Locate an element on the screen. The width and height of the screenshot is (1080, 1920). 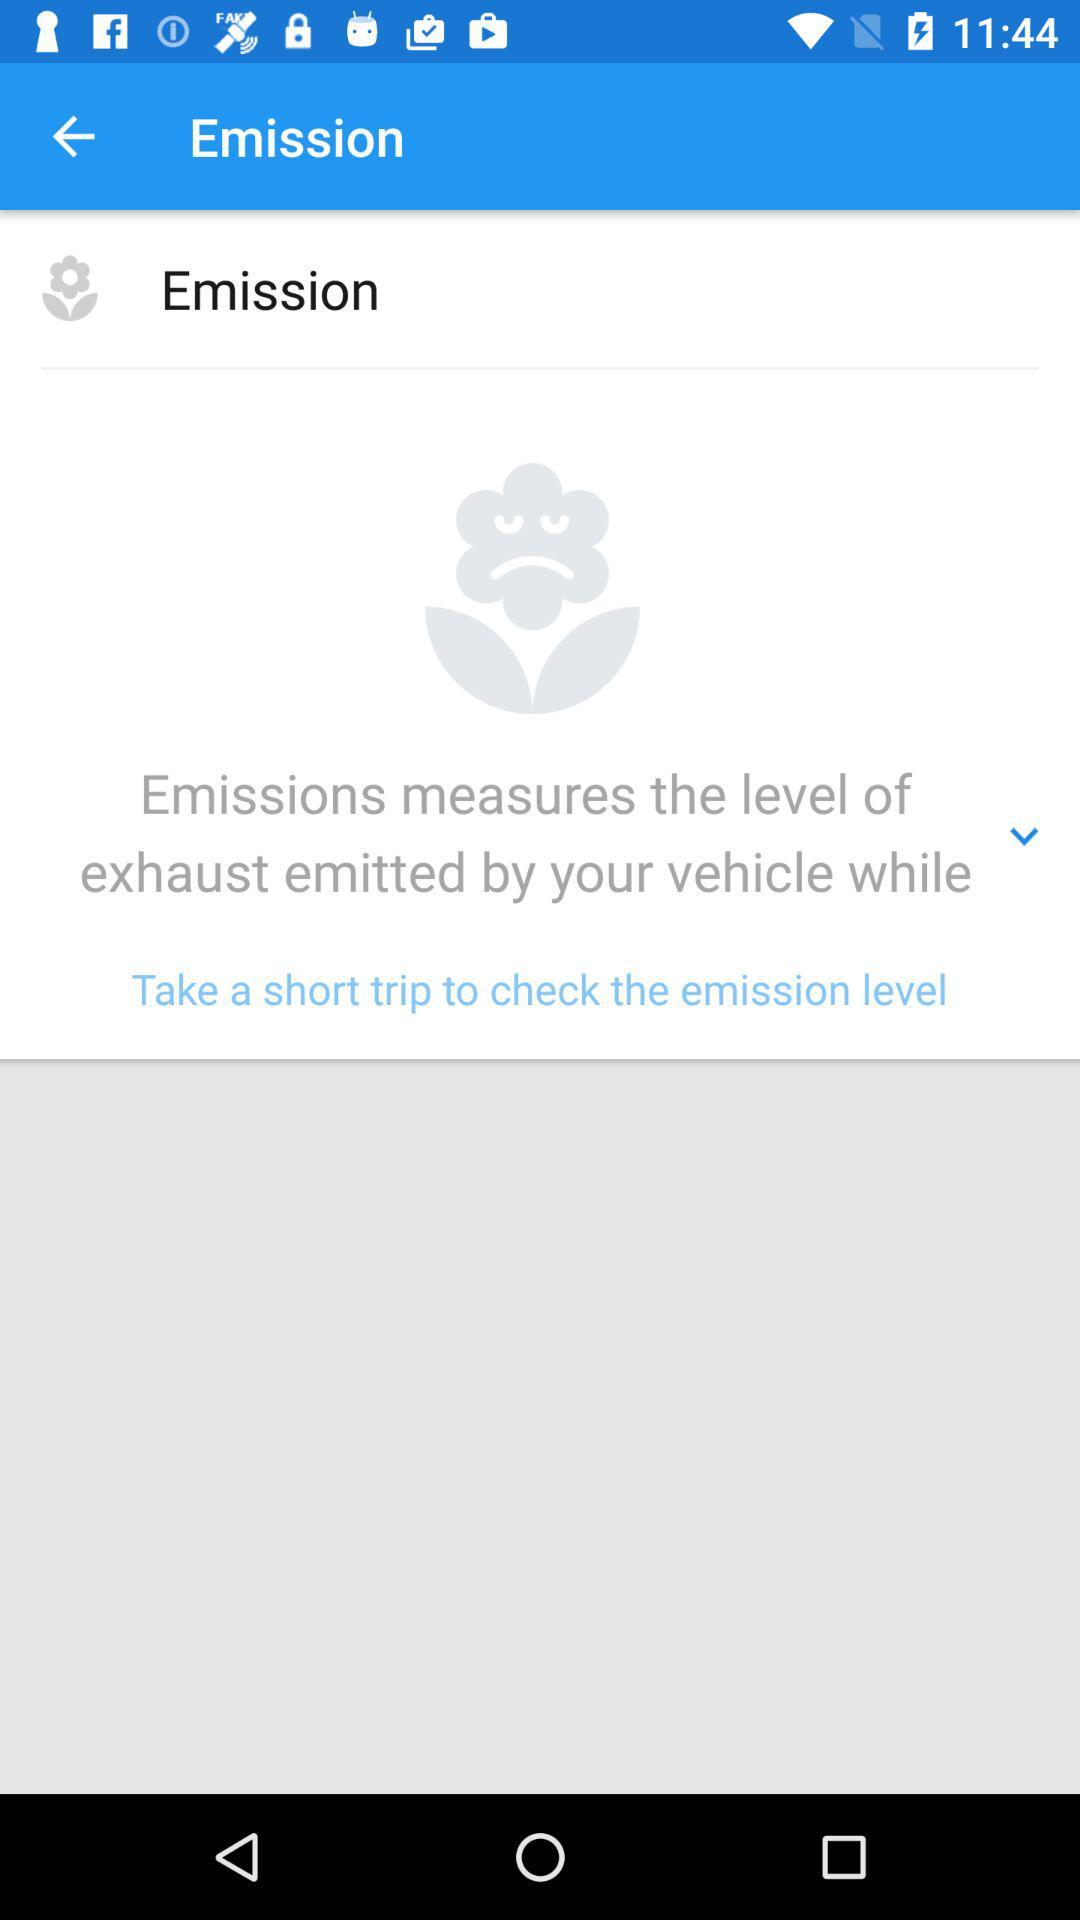
the emissions measures the item is located at coordinates (540, 836).